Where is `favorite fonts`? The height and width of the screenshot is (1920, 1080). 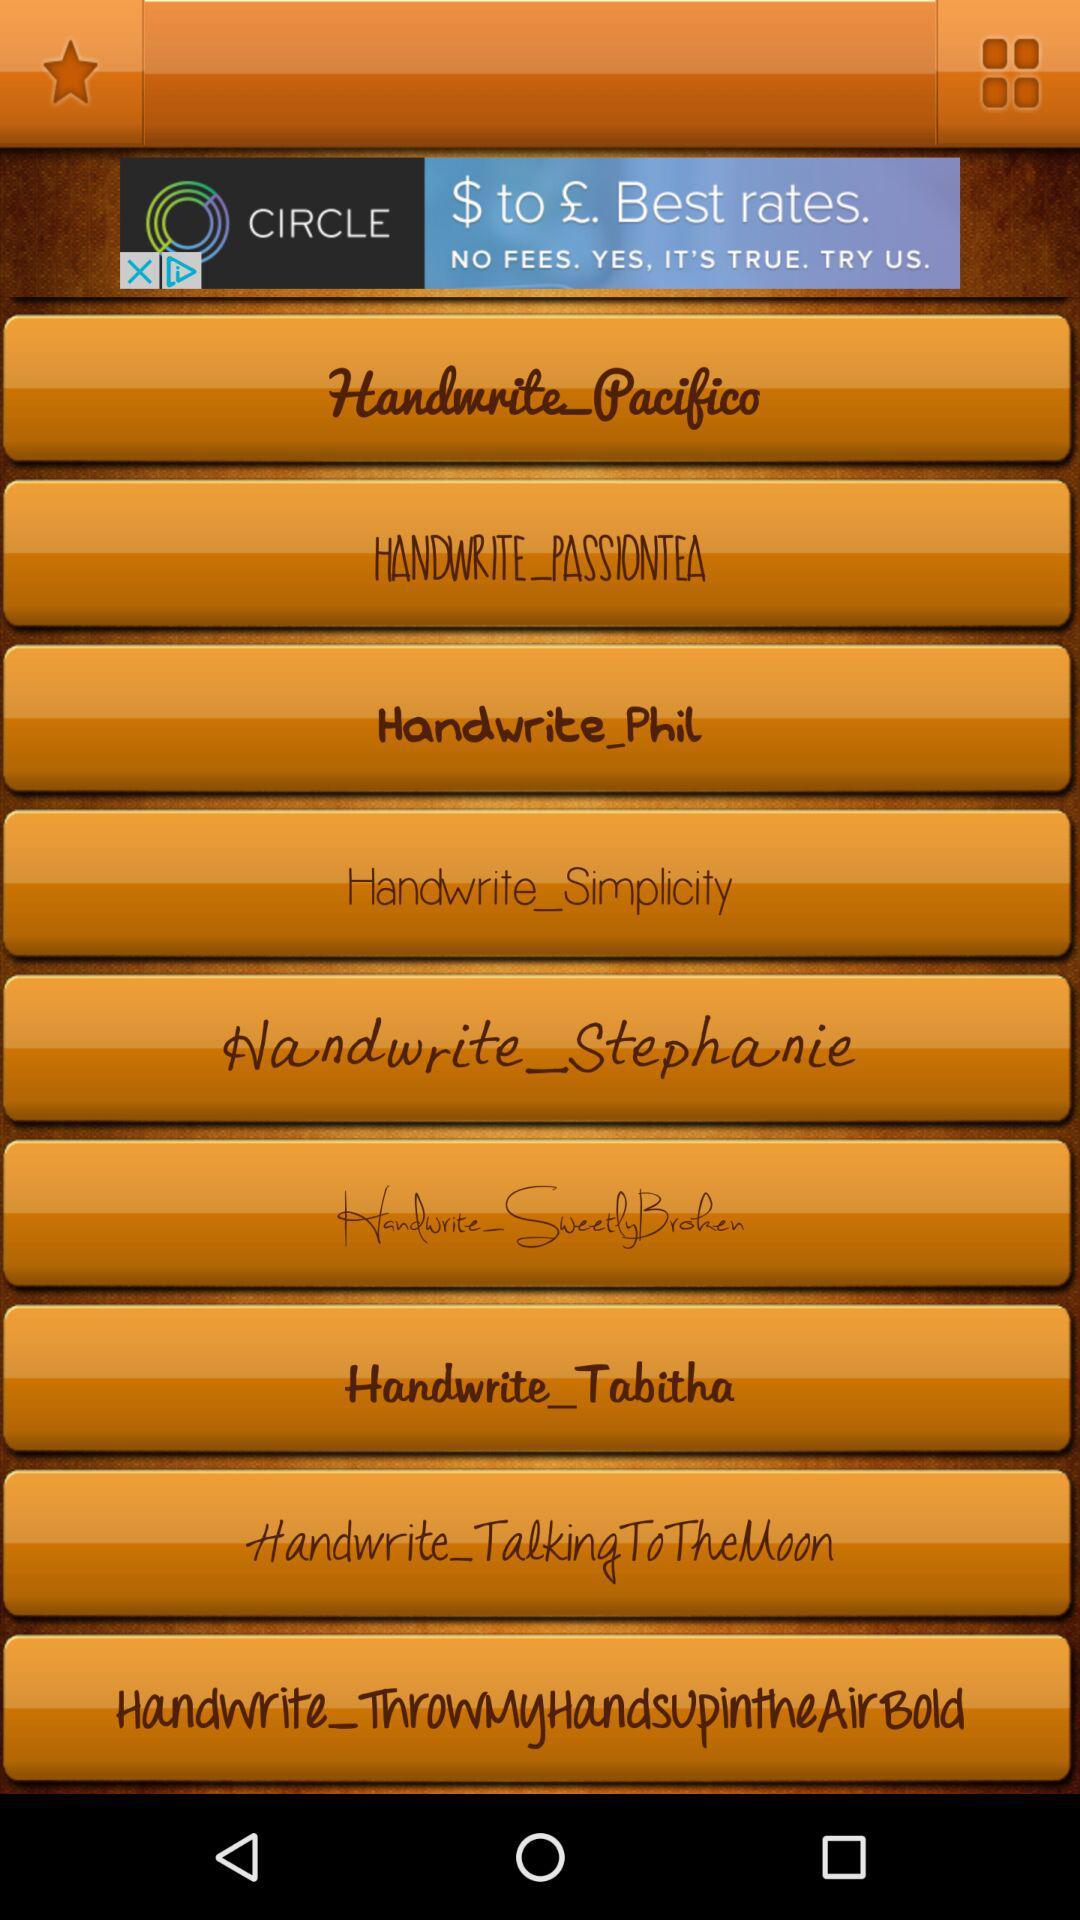
favorite fonts is located at coordinates (71, 72).